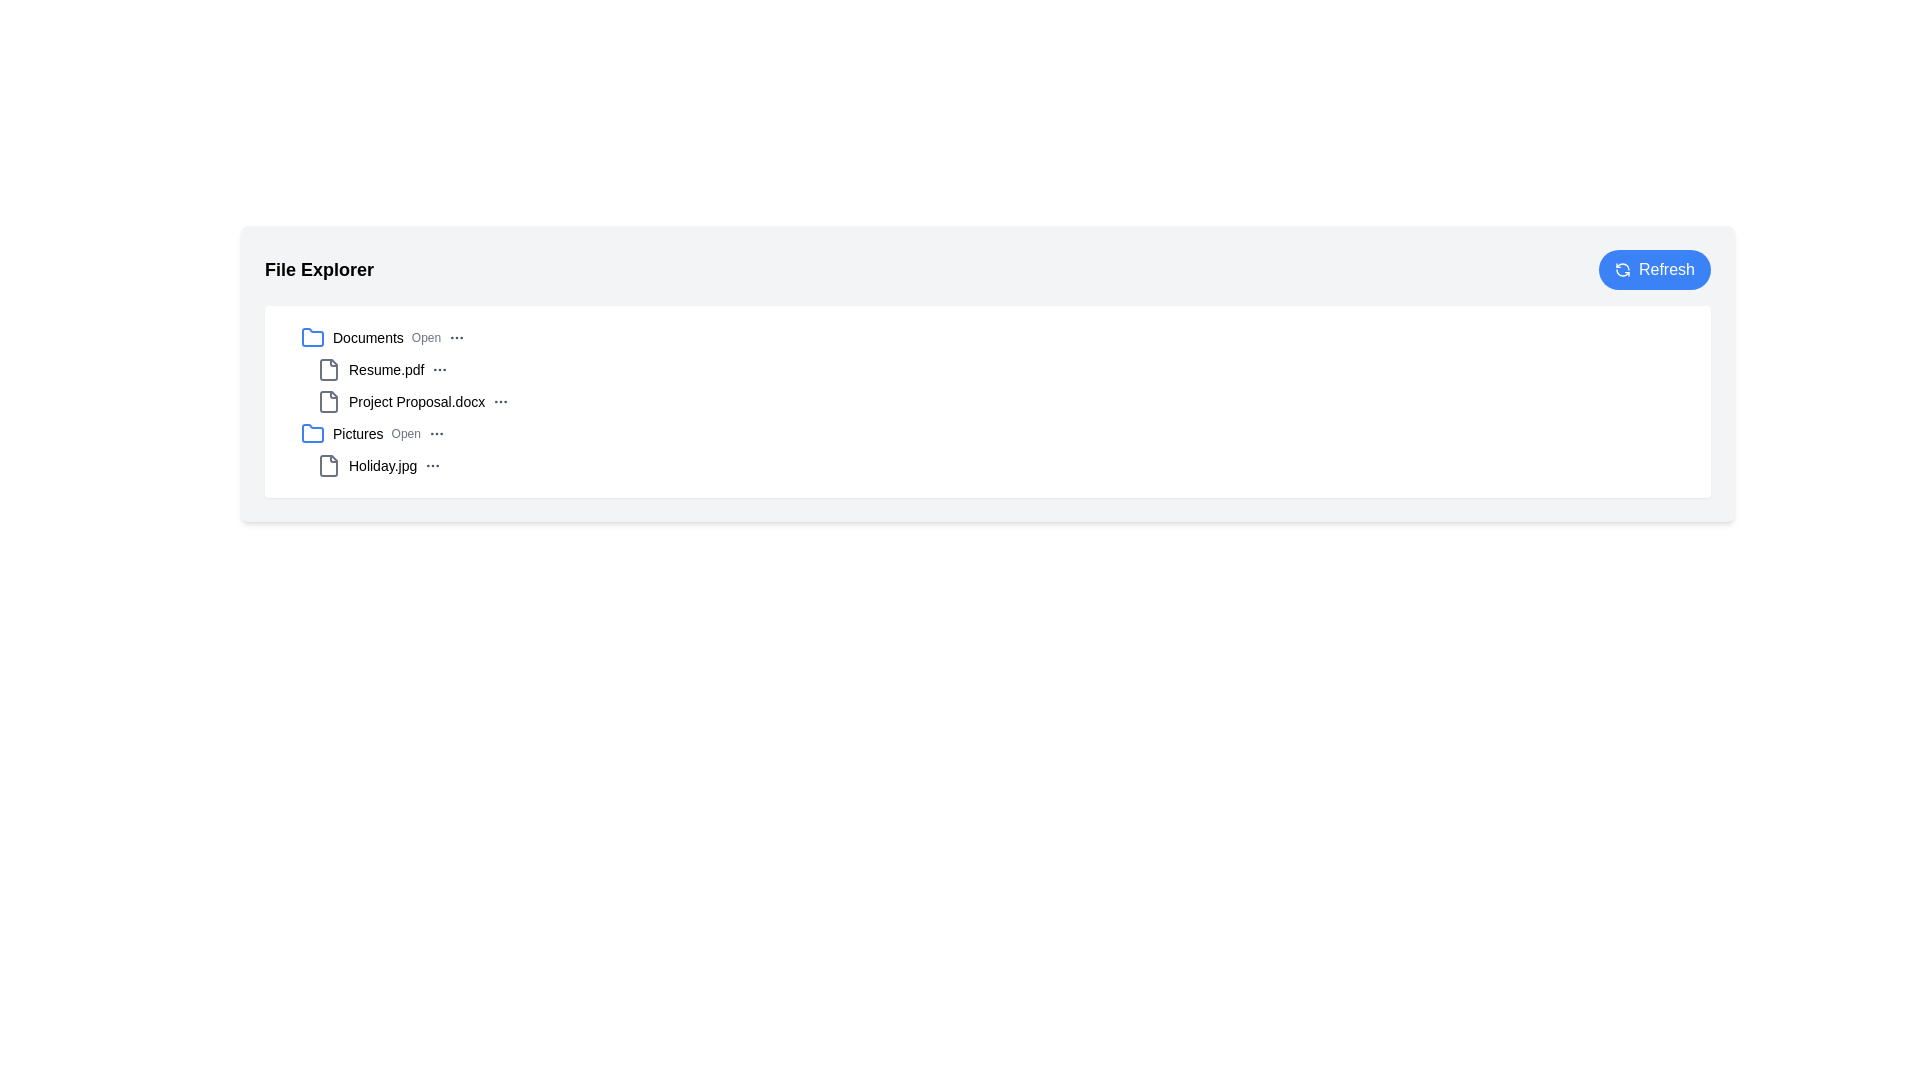 This screenshot has height=1080, width=1920. Describe the element at coordinates (456, 337) in the screenshot. I see `the menu button located to the right of the 'Open' text` at that location.